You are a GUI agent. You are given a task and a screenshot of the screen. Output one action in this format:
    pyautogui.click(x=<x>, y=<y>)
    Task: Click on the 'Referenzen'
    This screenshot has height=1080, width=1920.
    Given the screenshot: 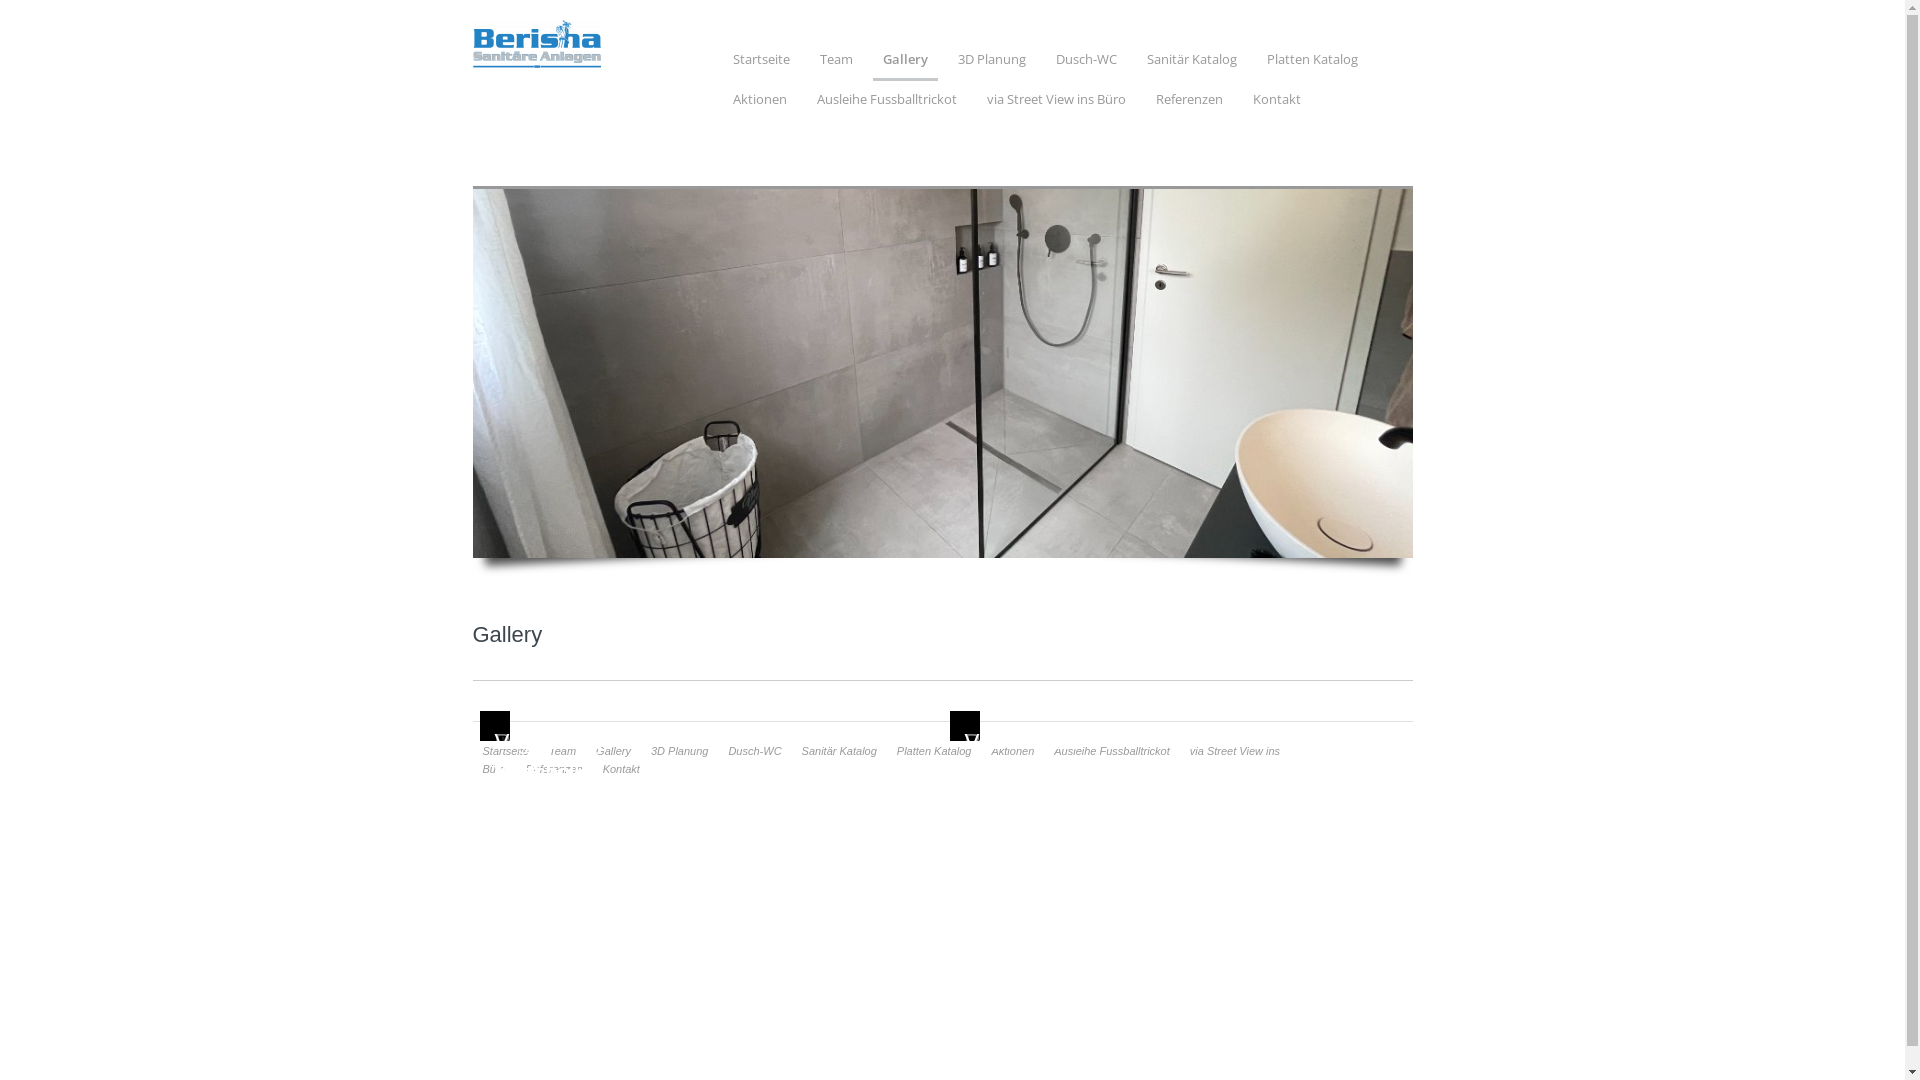 What is the action you would take?
    pyautogui.click(x=554, y=767)
    